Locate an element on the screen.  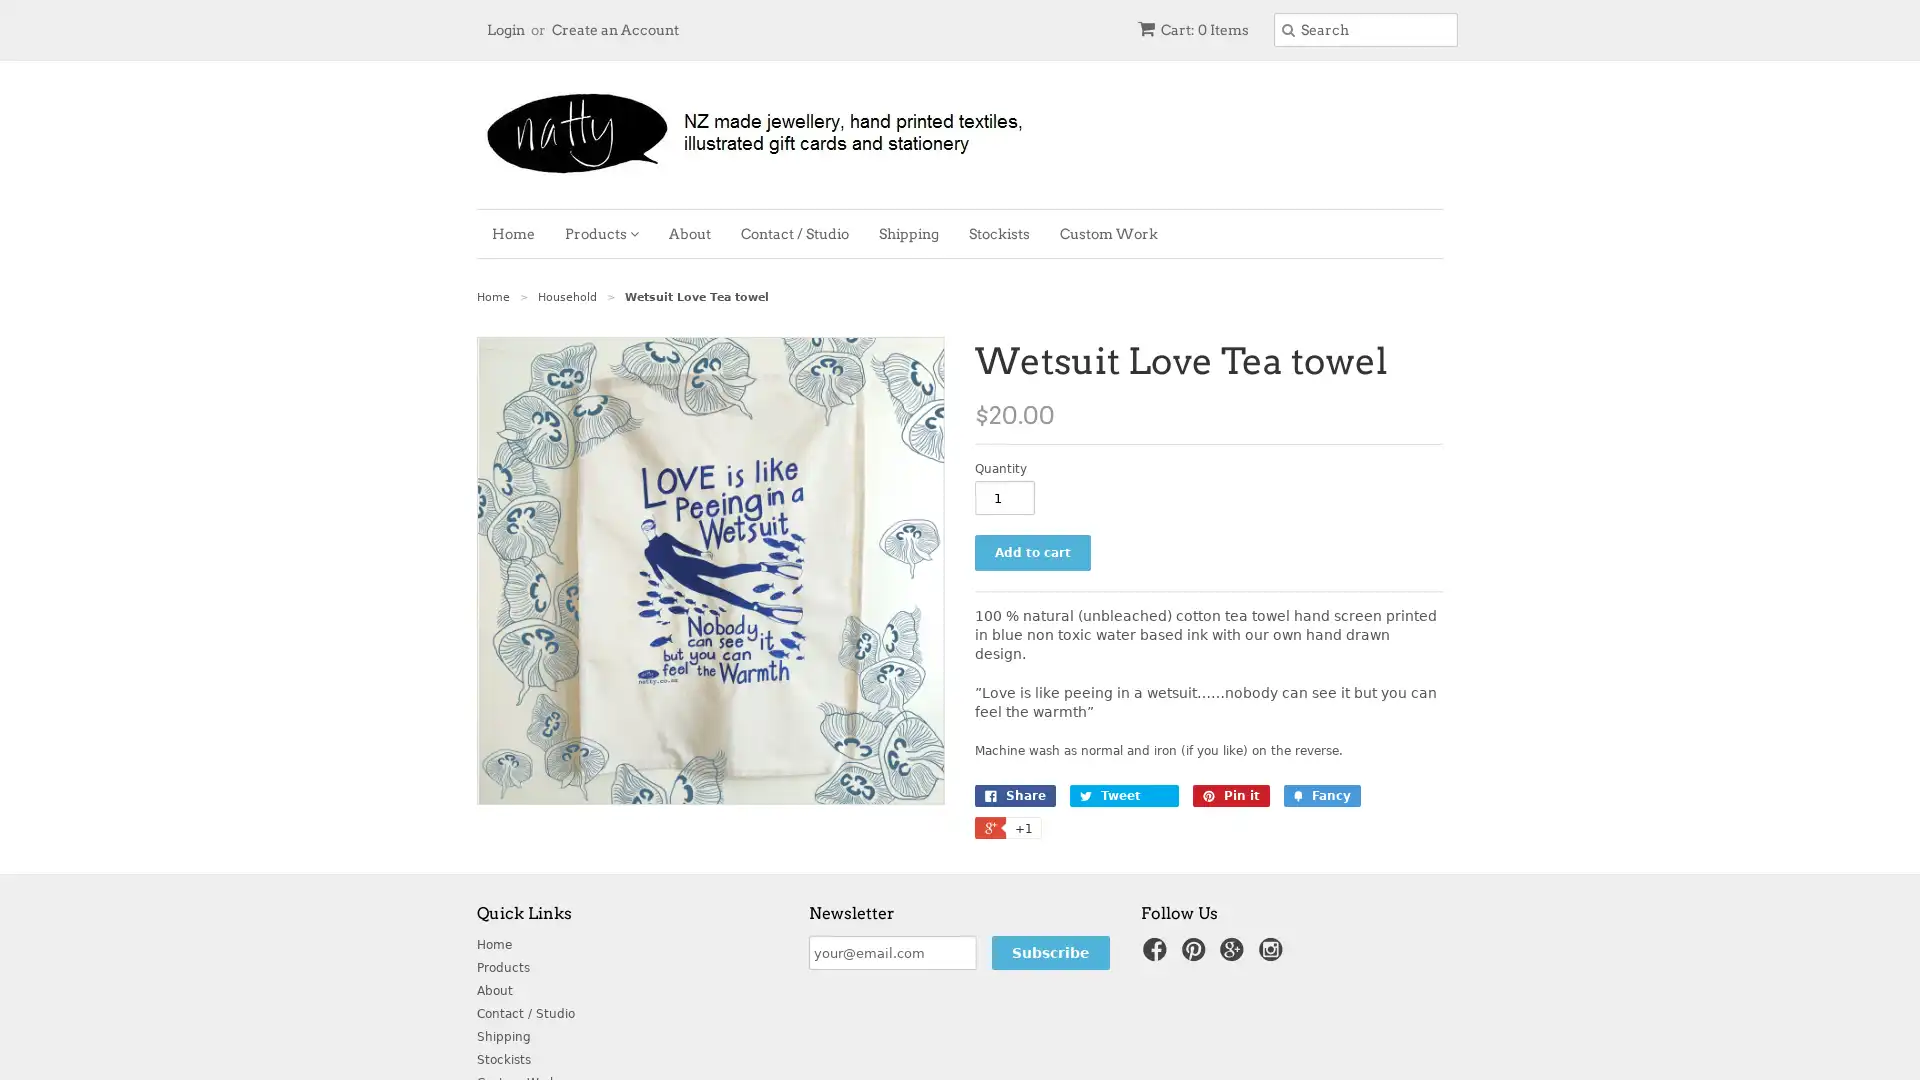
Add to cart is located at coordinates (1032, 552).